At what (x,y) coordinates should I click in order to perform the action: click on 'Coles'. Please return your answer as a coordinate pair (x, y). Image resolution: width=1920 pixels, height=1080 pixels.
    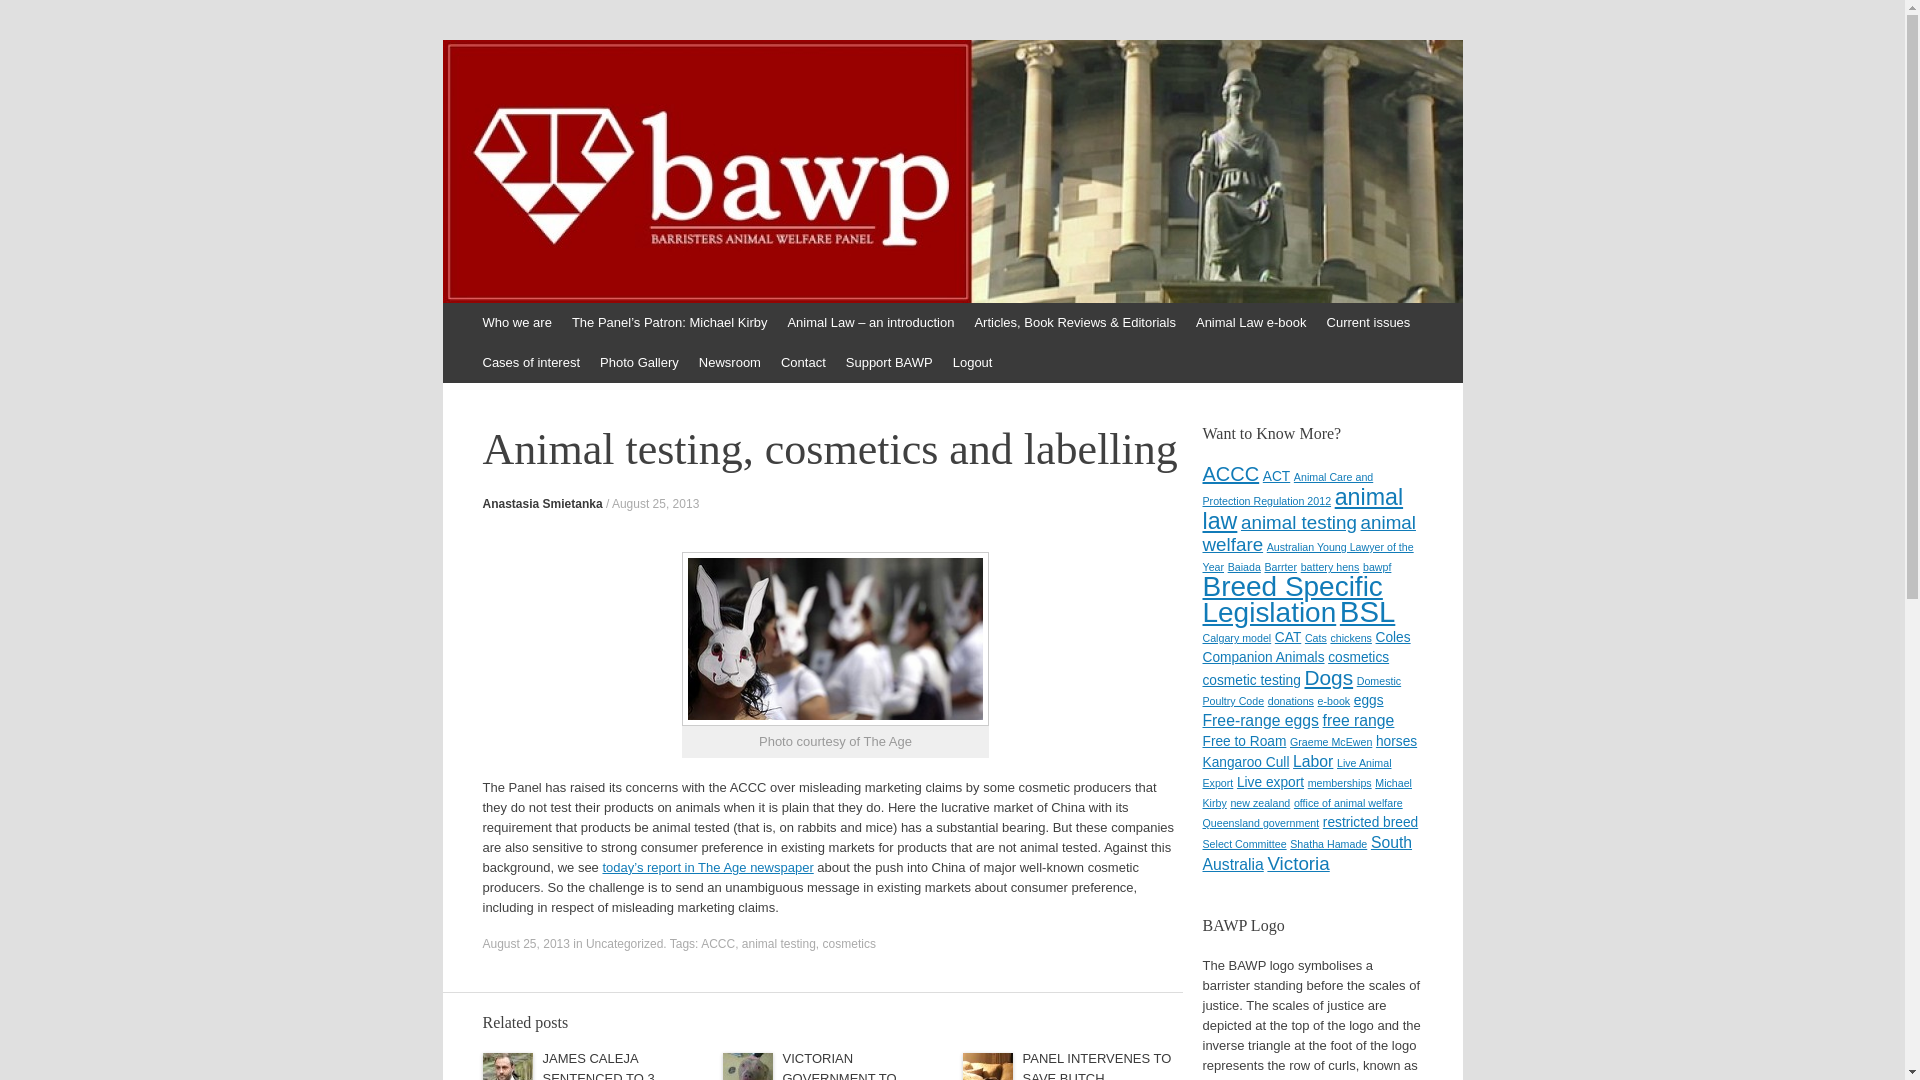
    Looking at the image, I should click on (1392, 637).